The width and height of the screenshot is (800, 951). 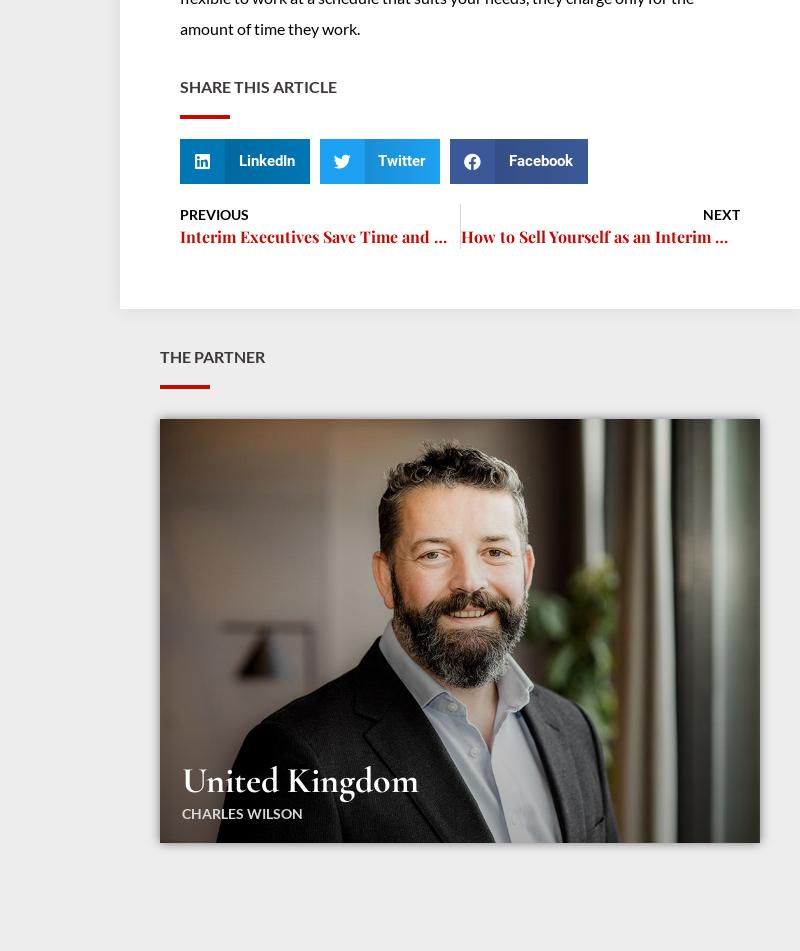 I want to click on 'Charles Wilson', so click(x=241, y=811).